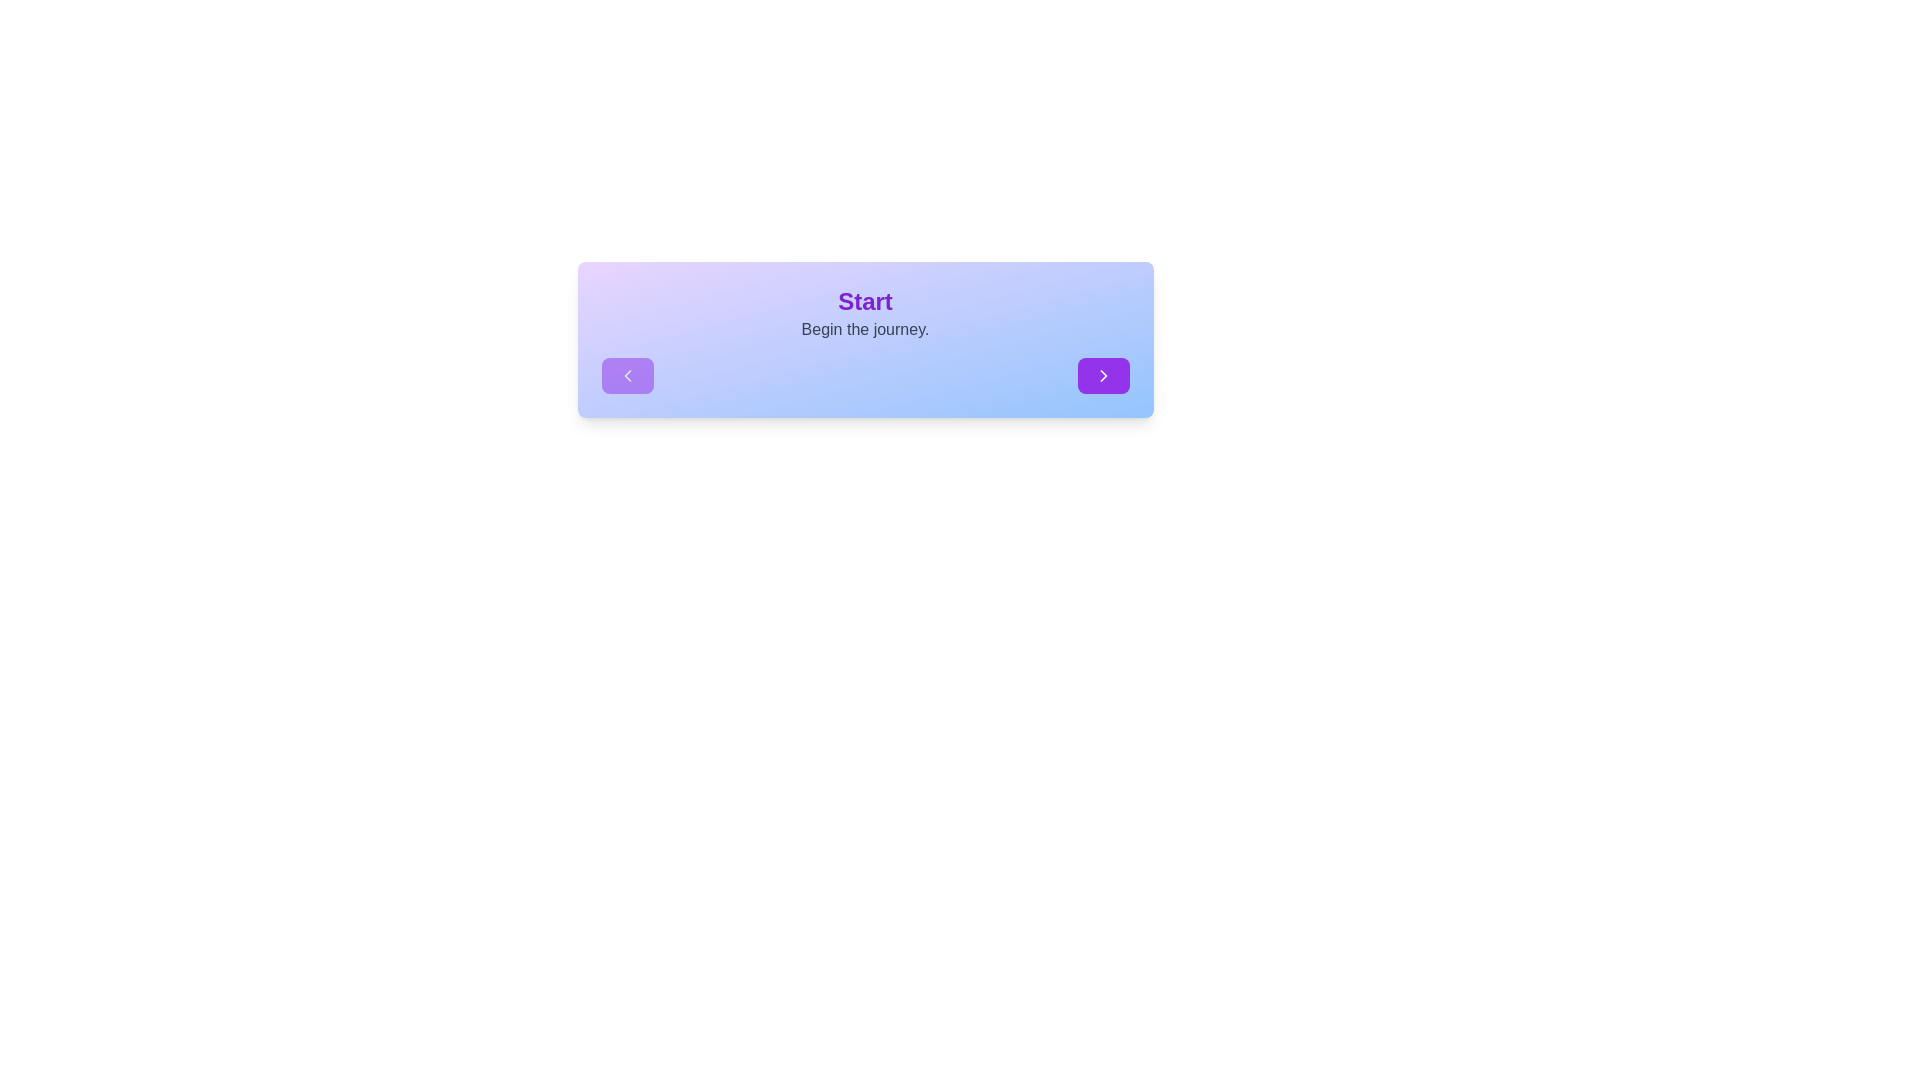  What do you see at coordinates (626, 375) in the screenshot?
I see `the navigation button to move to the previous step` at bounding box center [626, 375].